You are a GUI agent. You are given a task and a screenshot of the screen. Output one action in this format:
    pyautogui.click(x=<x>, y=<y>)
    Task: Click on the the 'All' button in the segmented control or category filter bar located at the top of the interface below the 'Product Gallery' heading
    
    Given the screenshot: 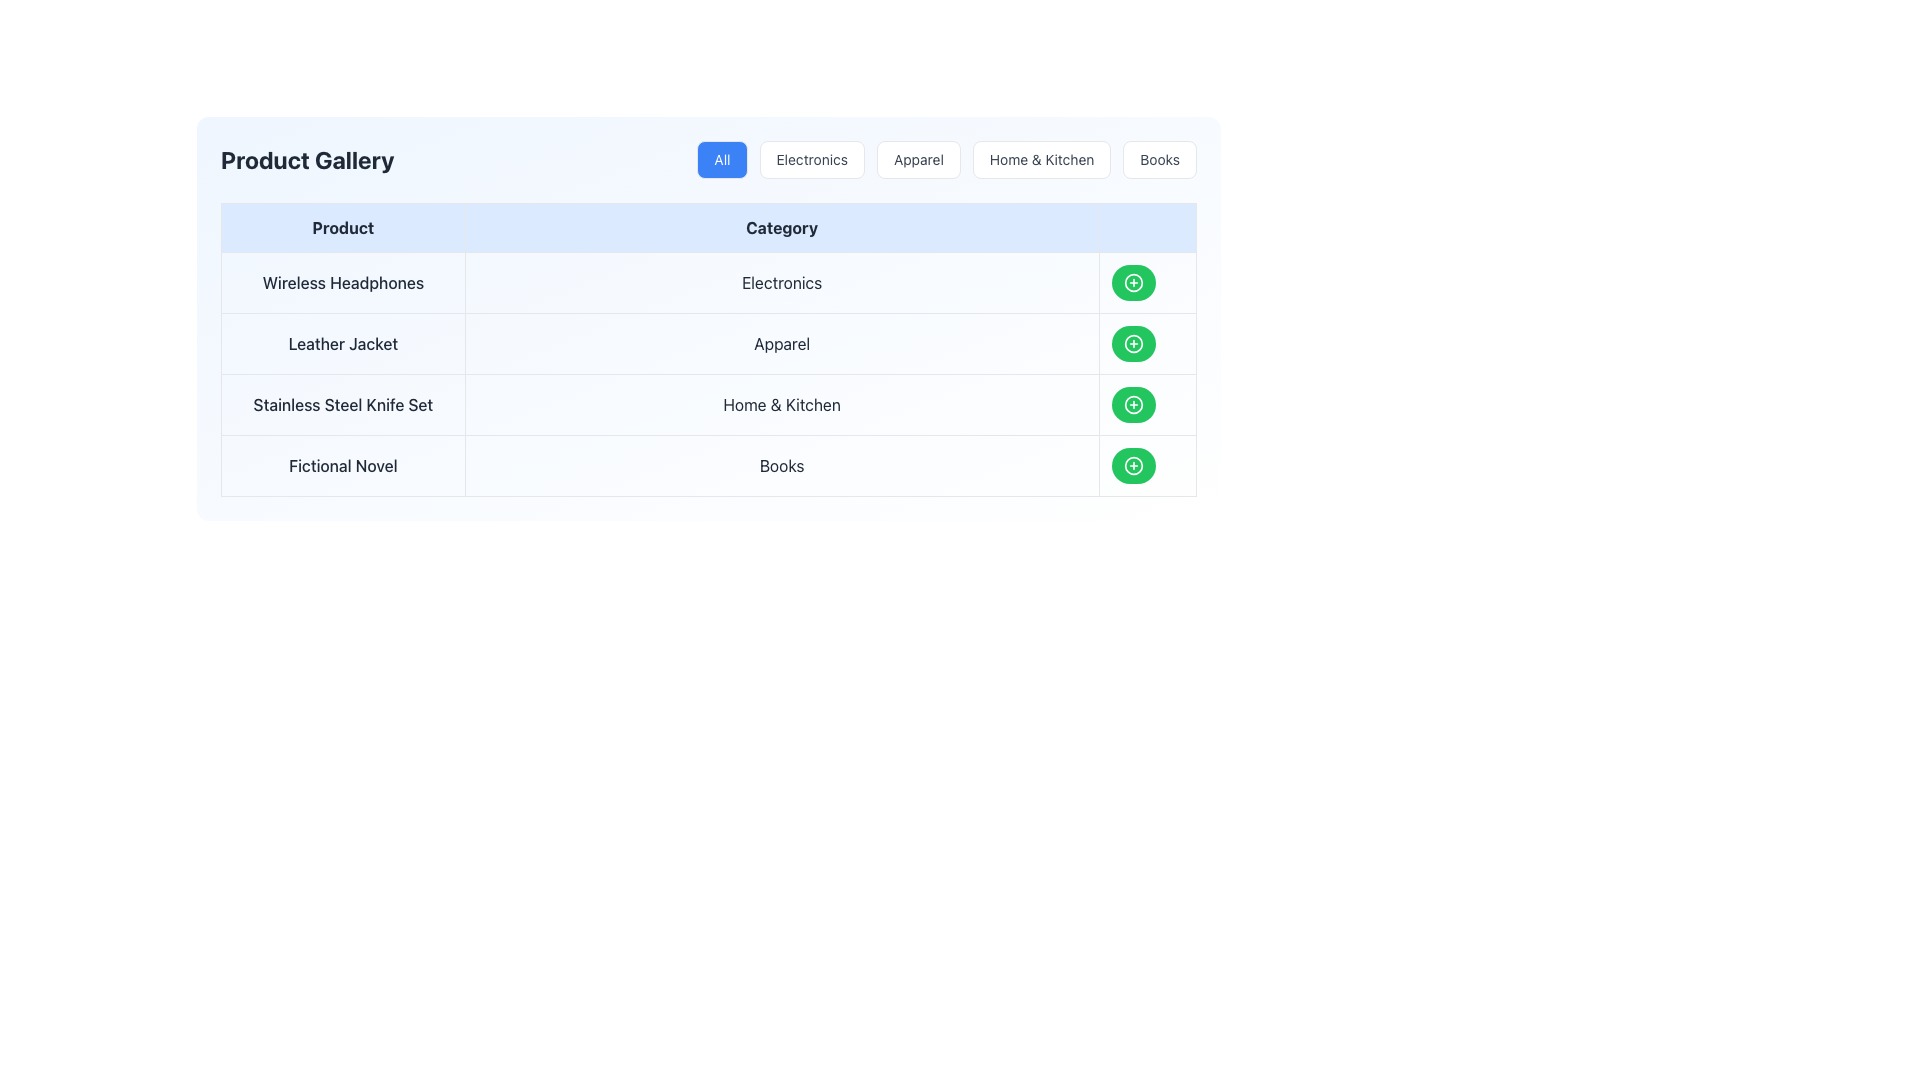 What is the action you would take?
    pyautogui.click(x=709, y=158)
    